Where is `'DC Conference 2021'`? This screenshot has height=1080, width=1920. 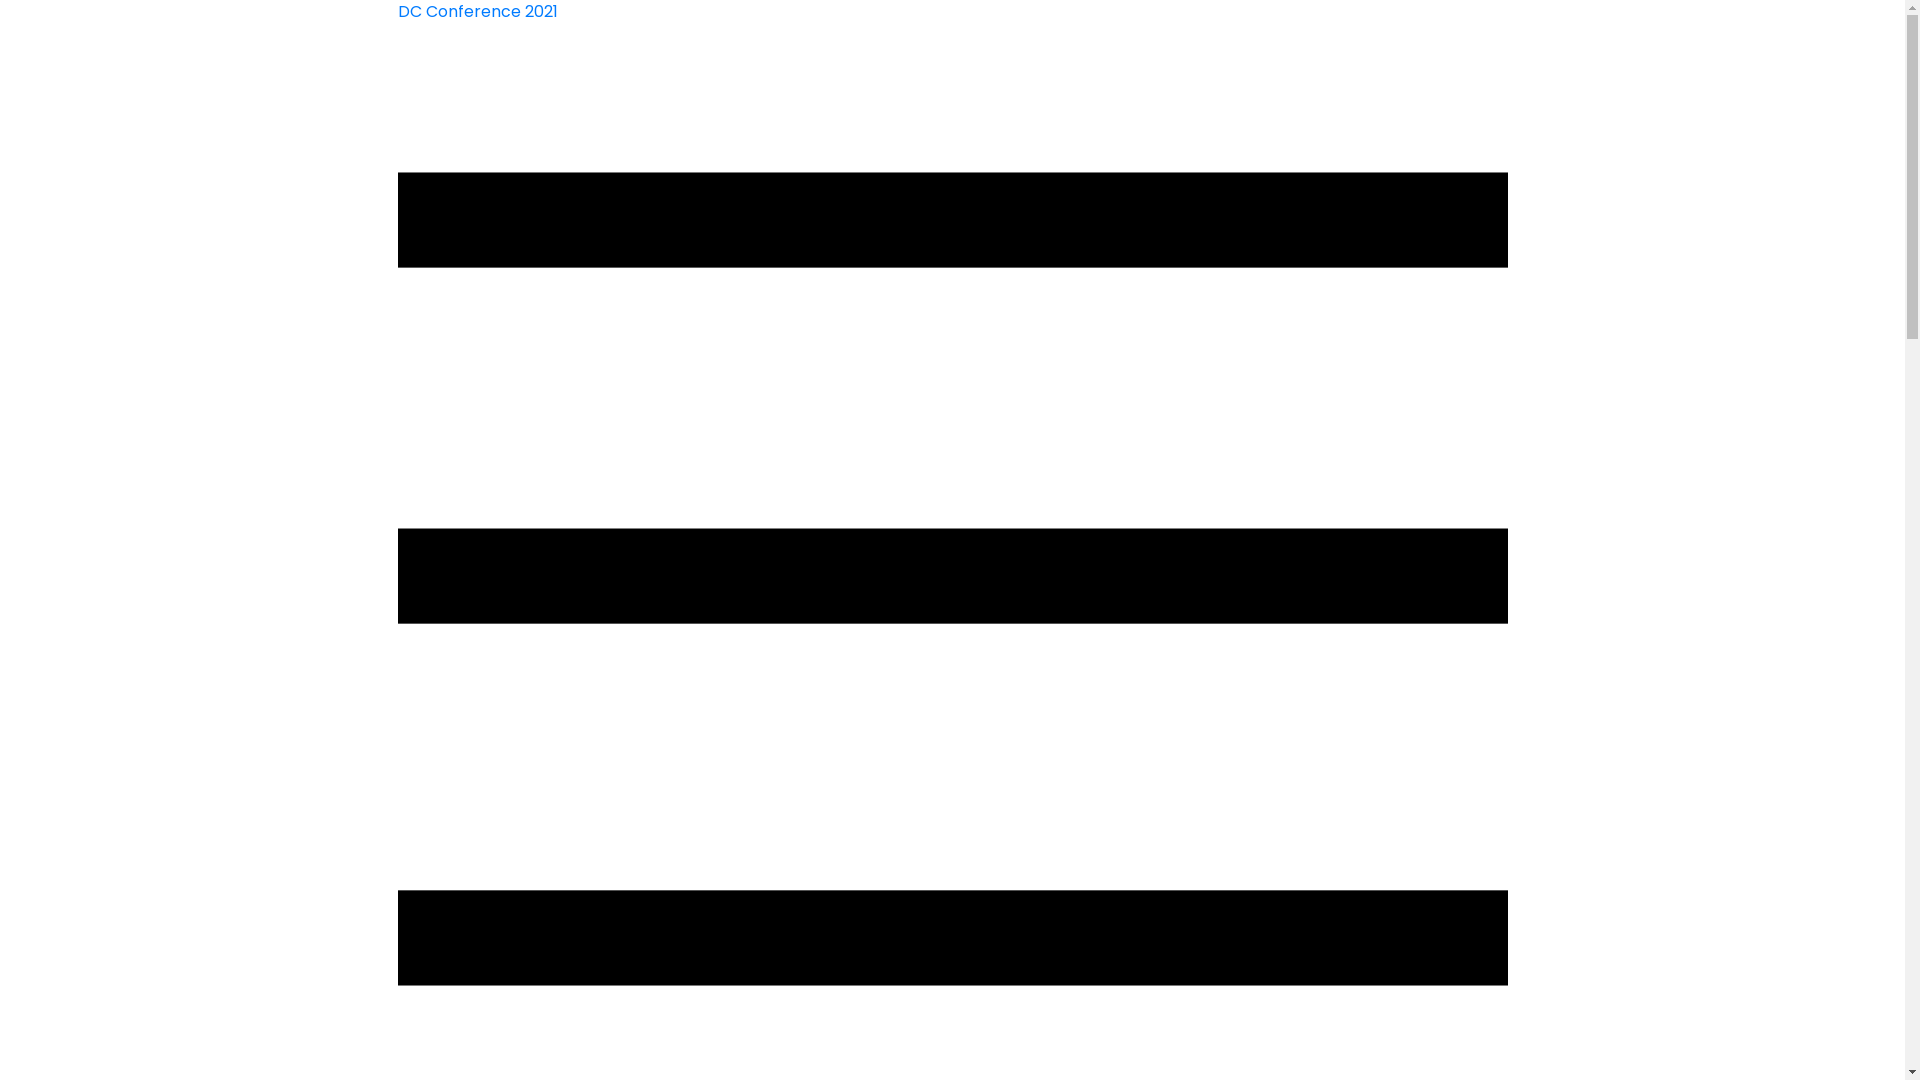 'DC Conference 2021' is located at coordinates (398, 11).